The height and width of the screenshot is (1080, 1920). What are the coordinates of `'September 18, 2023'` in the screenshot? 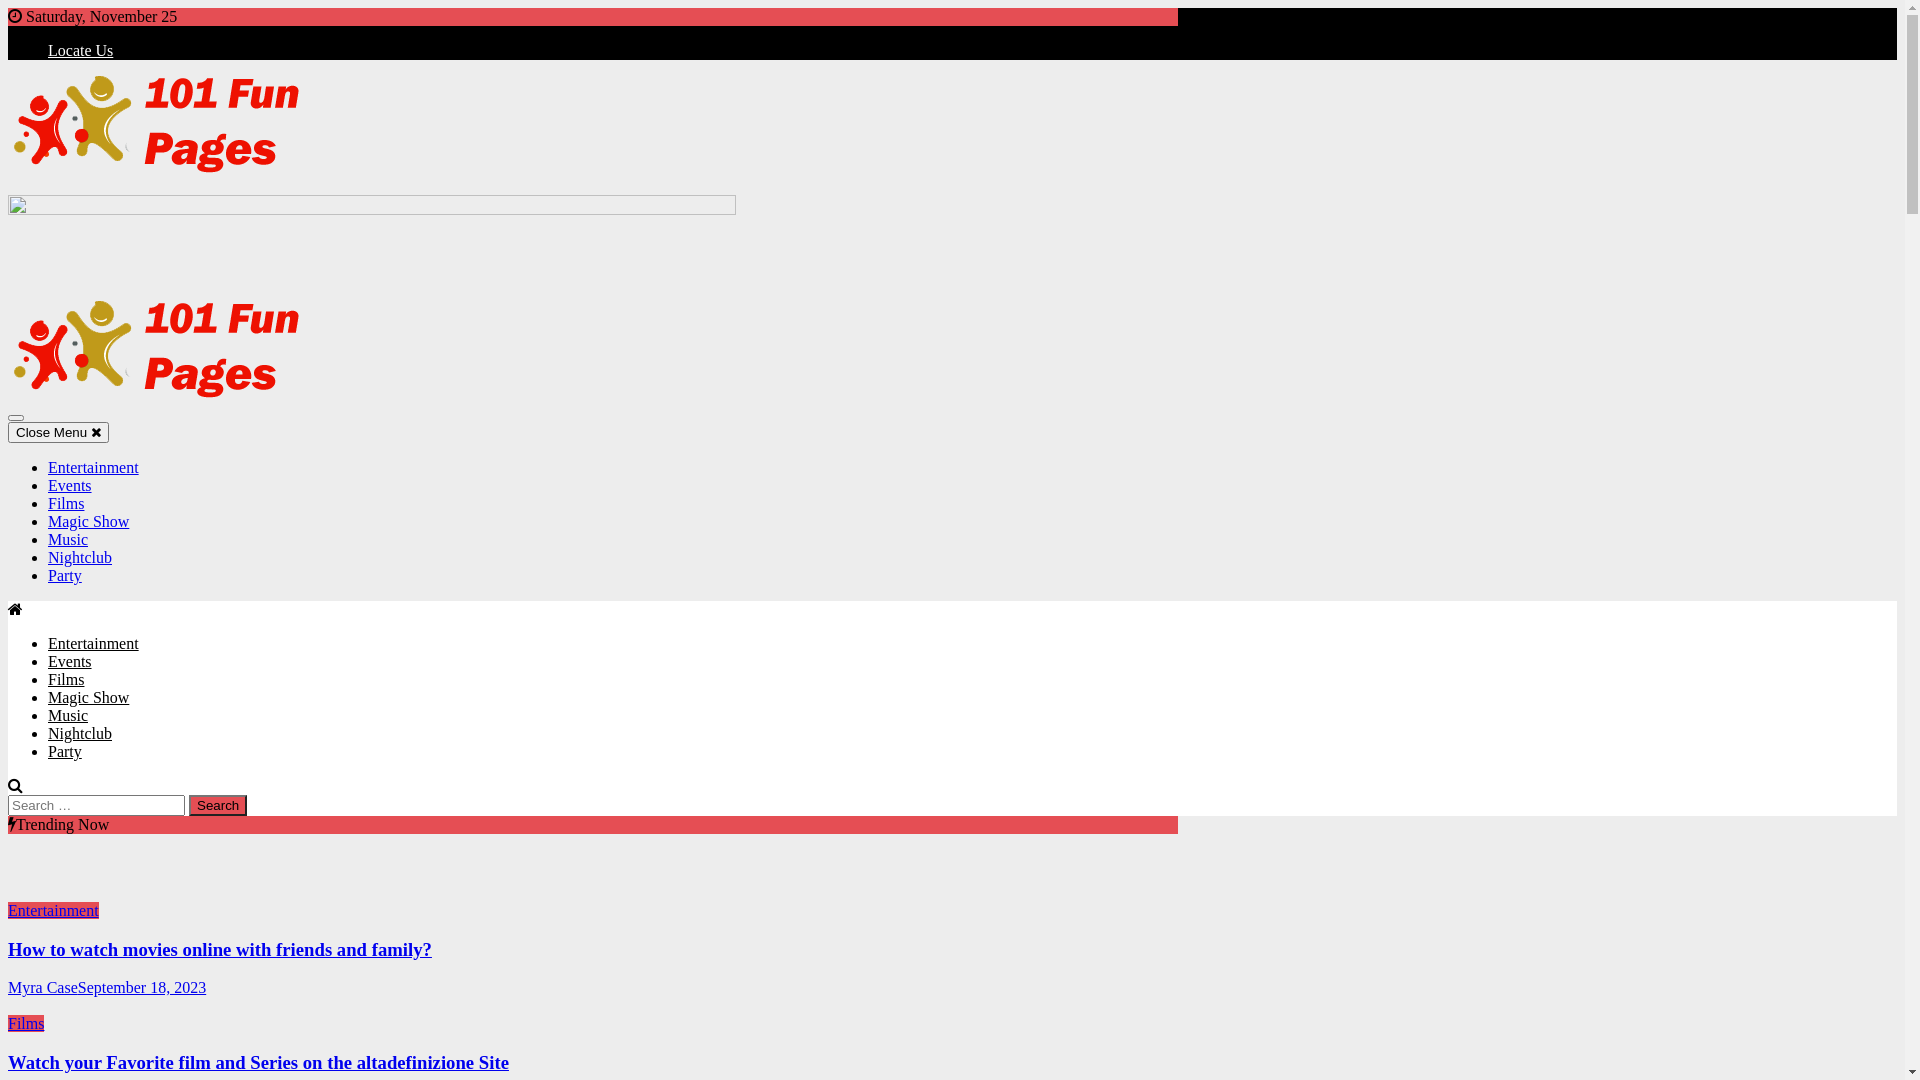 It's located at (77, 986).